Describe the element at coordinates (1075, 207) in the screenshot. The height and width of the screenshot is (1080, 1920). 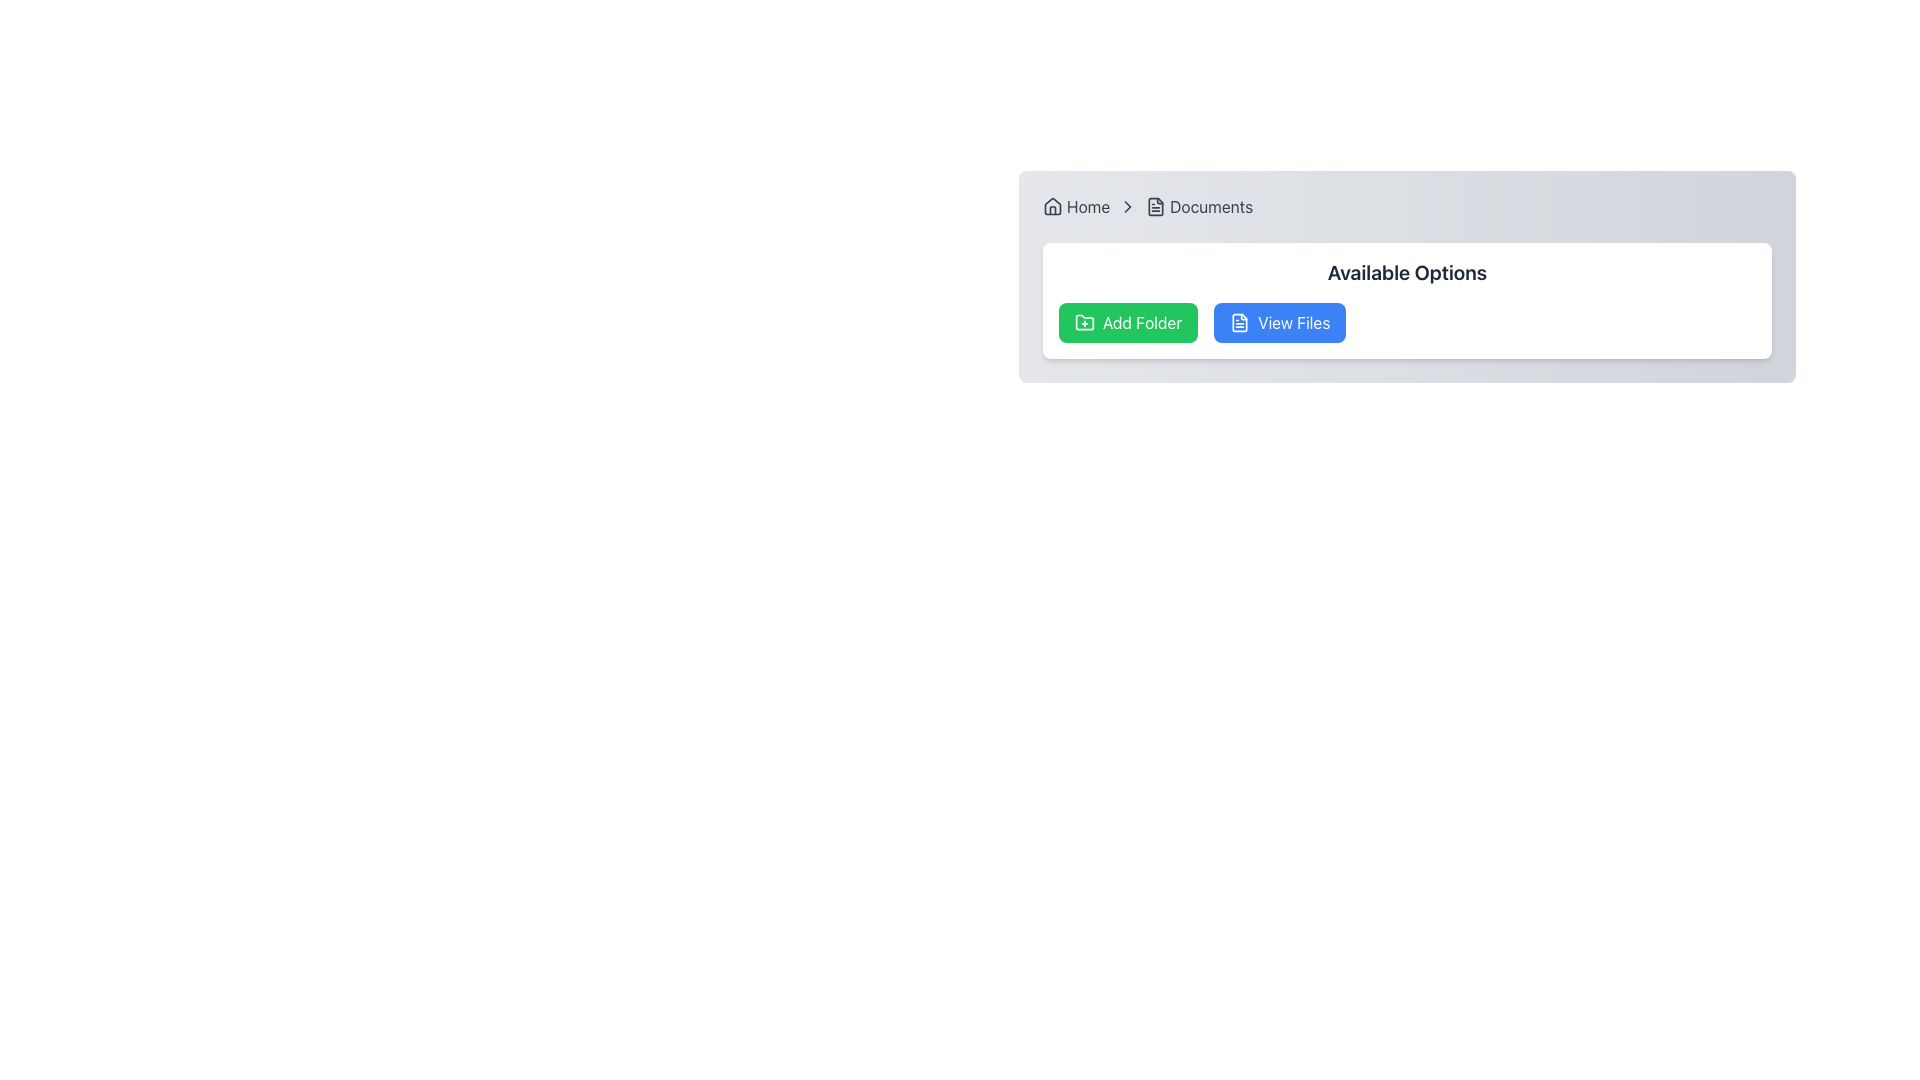
I see `the clickable link with icon and text at the top left of the breadcrumb navigation bar` at that location.